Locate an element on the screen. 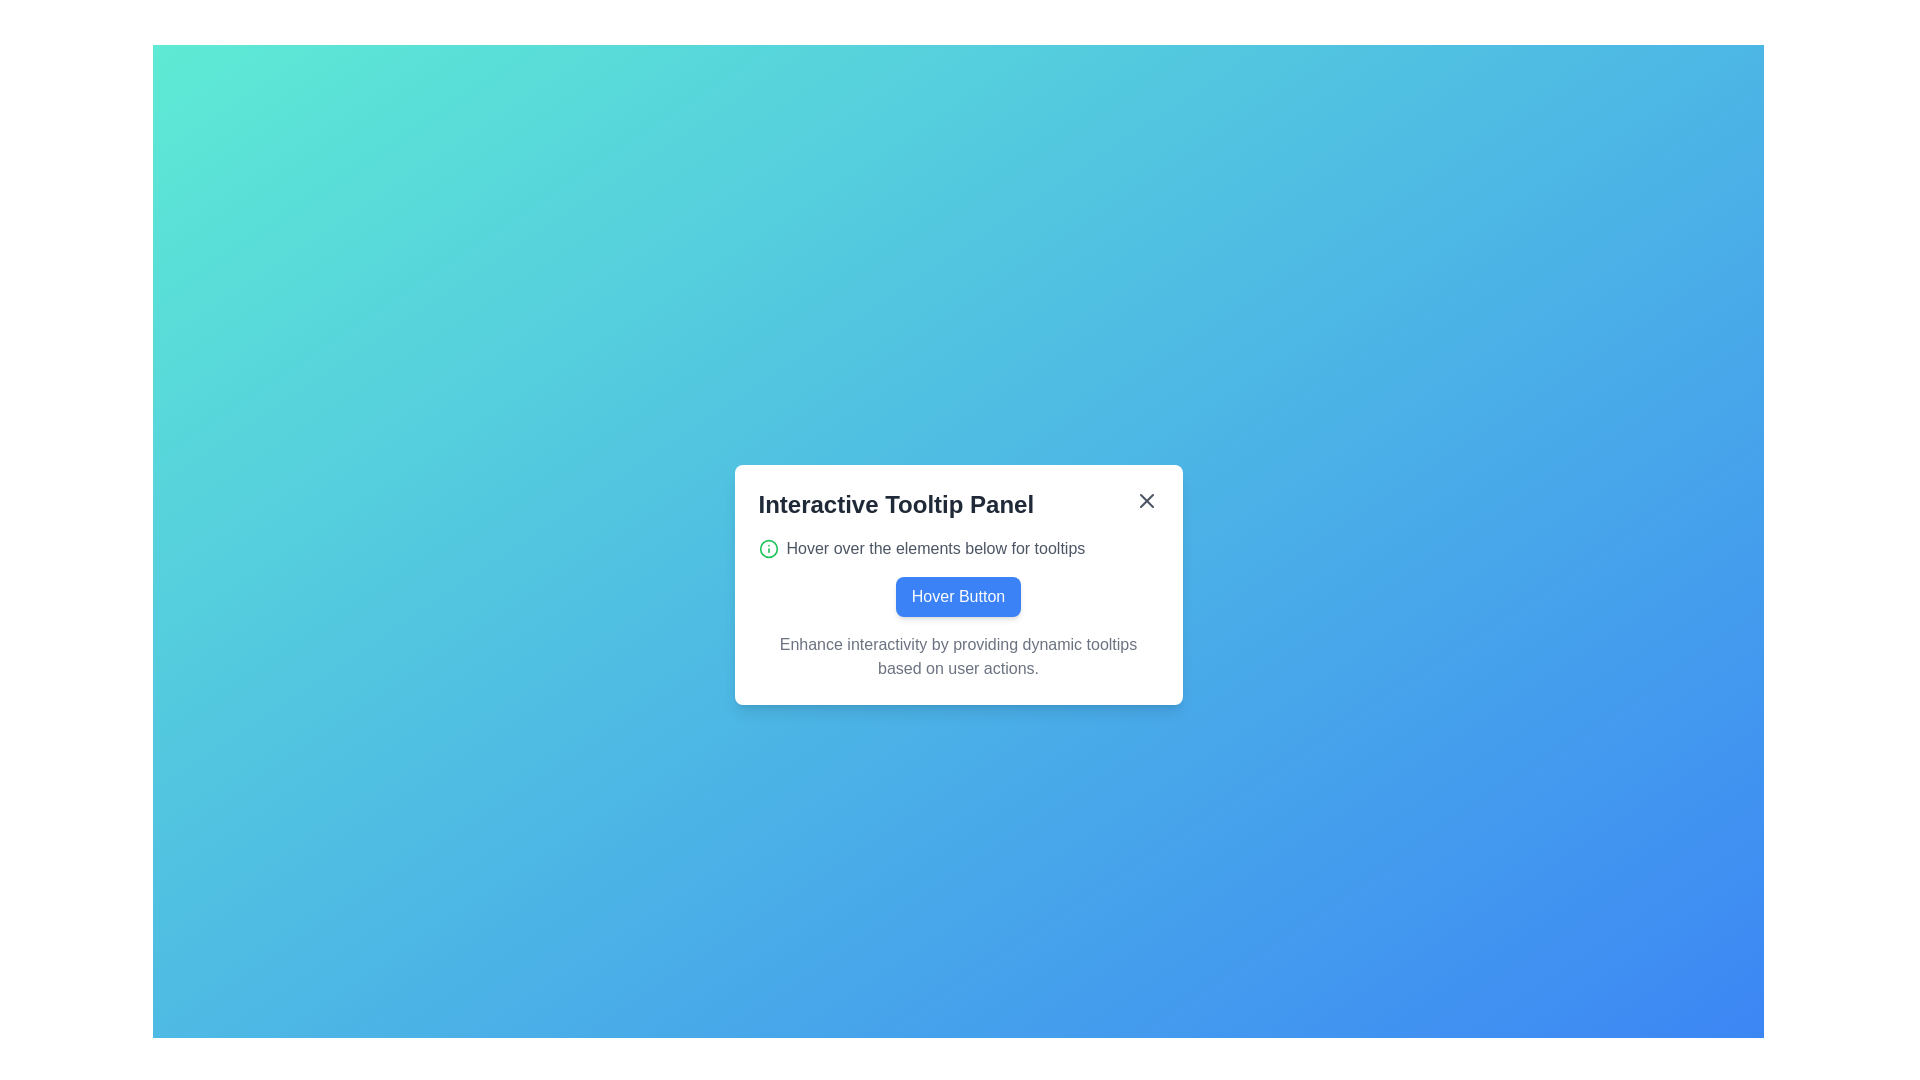  the close button represented by an 'X' in dark gray located in the top-right corner of the 'Interactive Tooltip Panel' is located at coordinates (1146, 500).